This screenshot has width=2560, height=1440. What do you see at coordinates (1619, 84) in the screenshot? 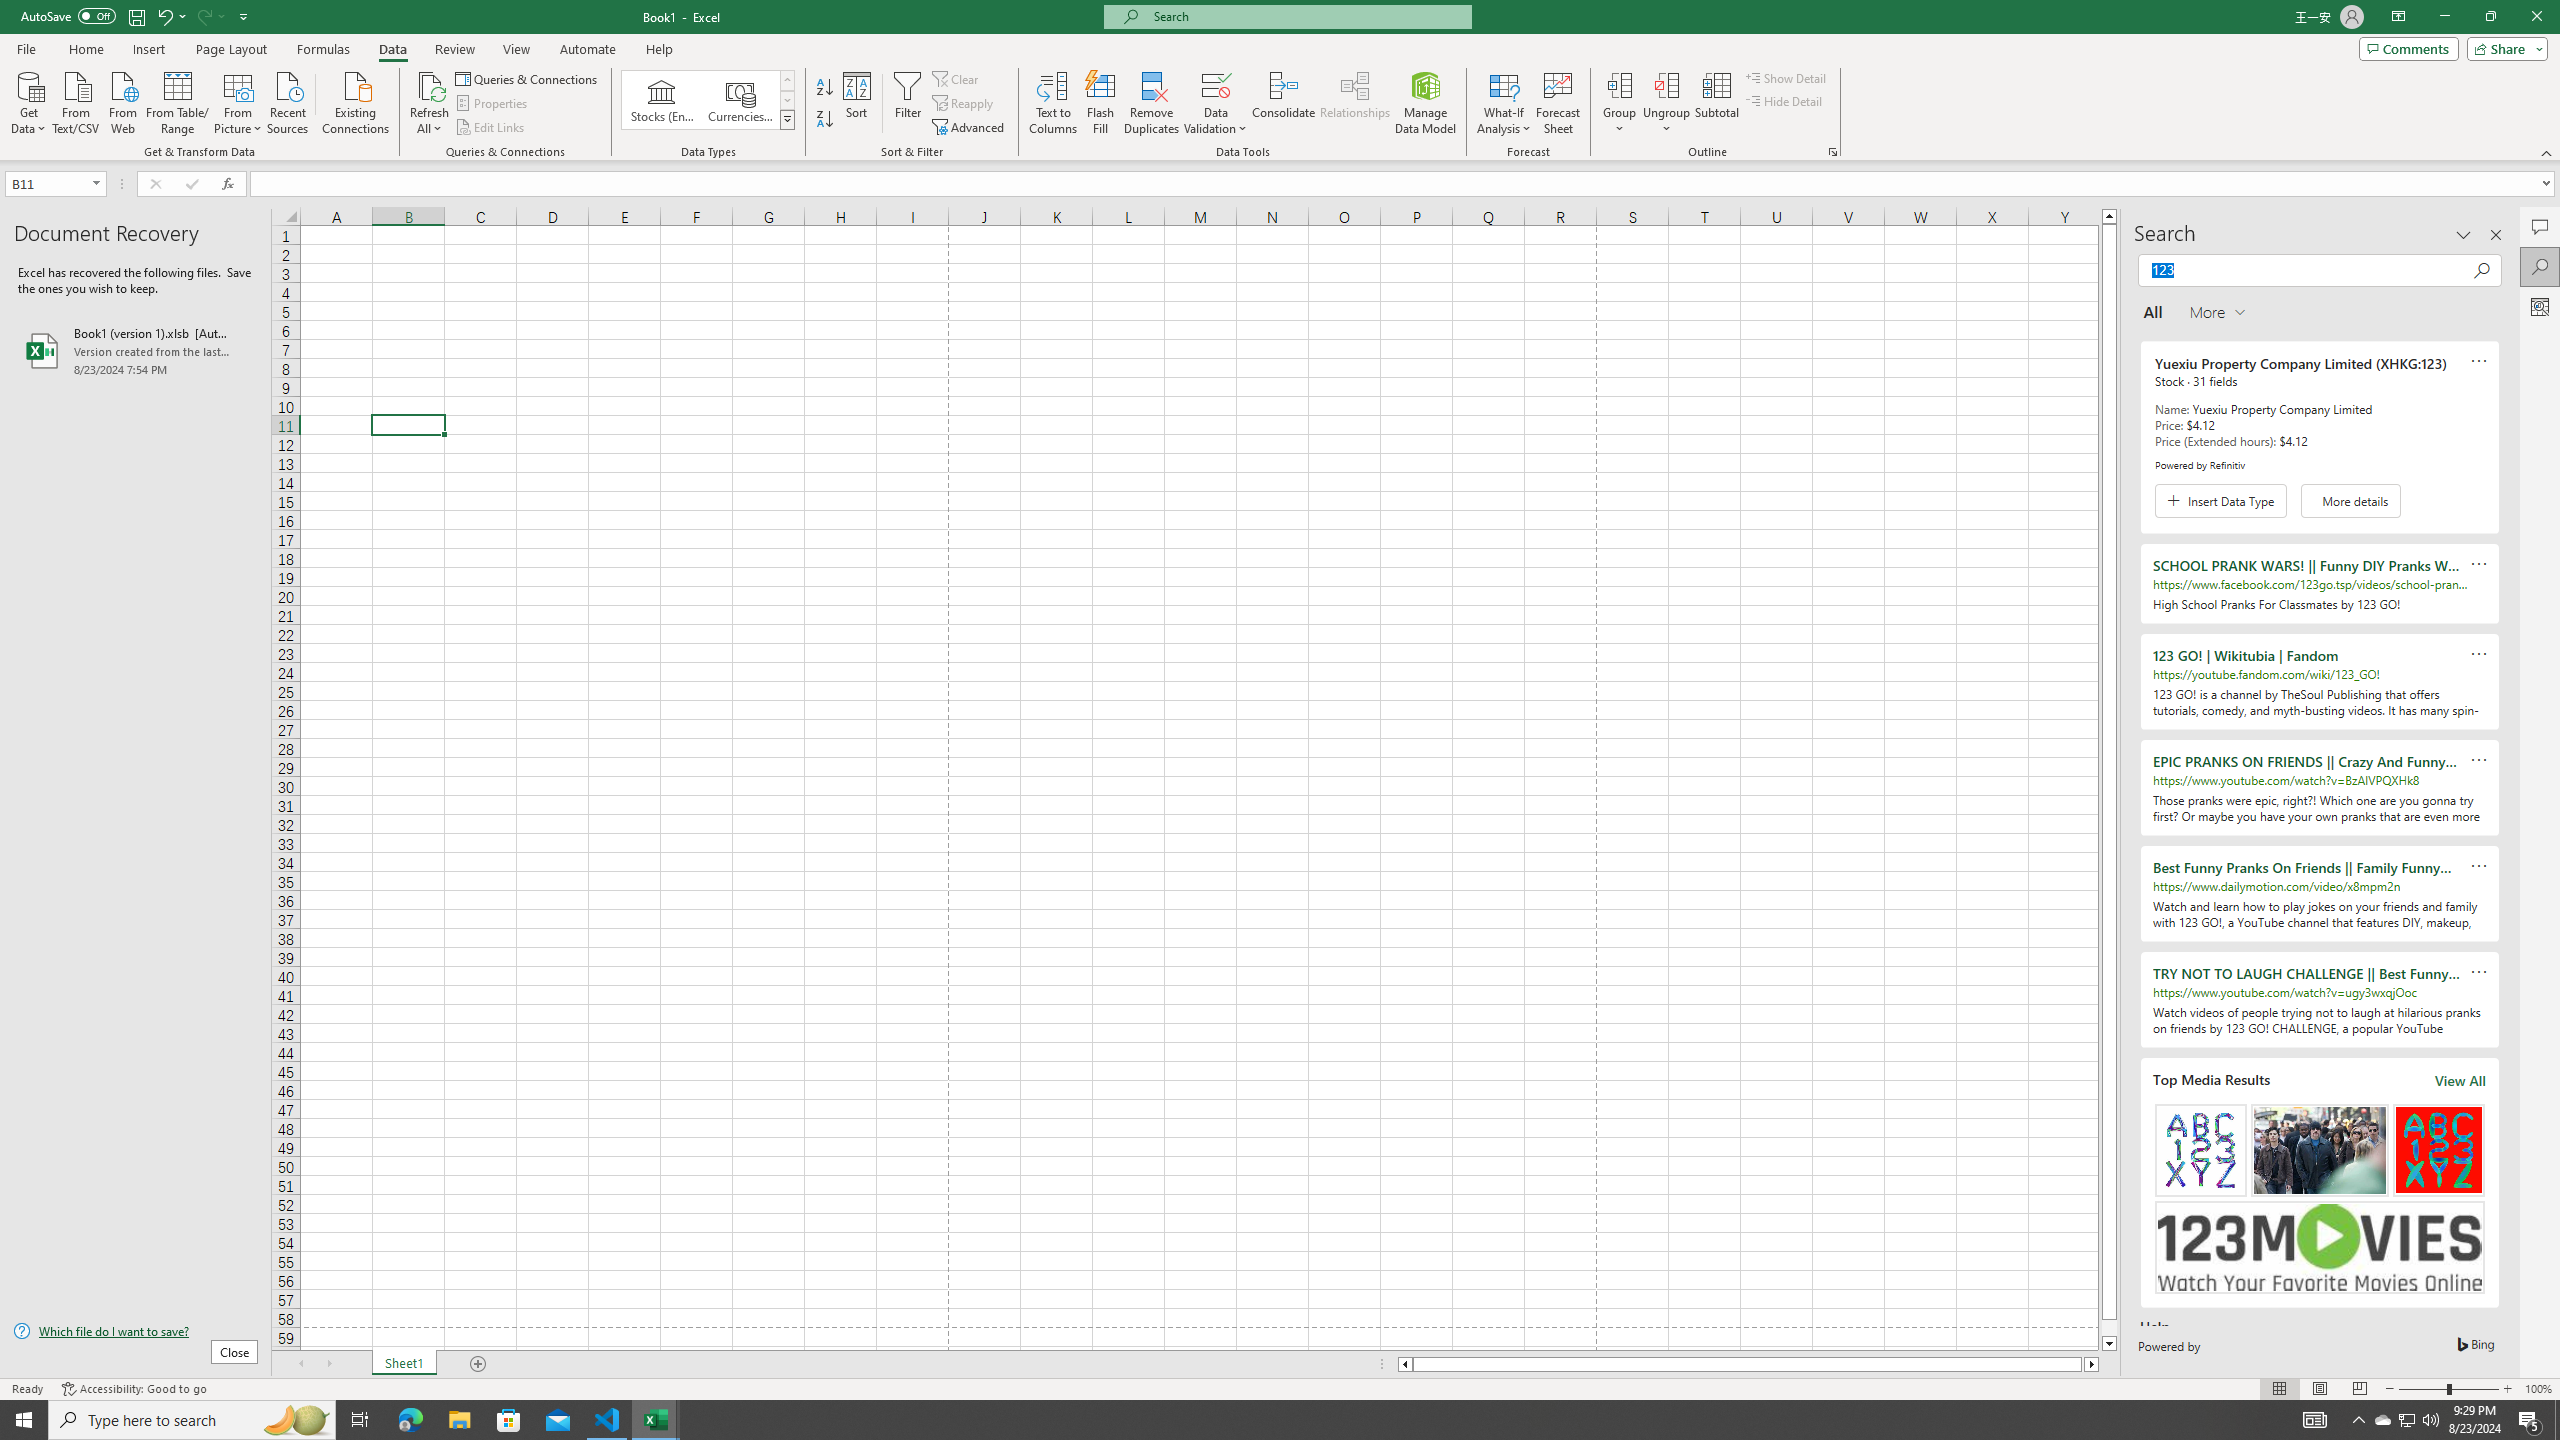
I see `'Group...'` at bounding box center [1619, 84].